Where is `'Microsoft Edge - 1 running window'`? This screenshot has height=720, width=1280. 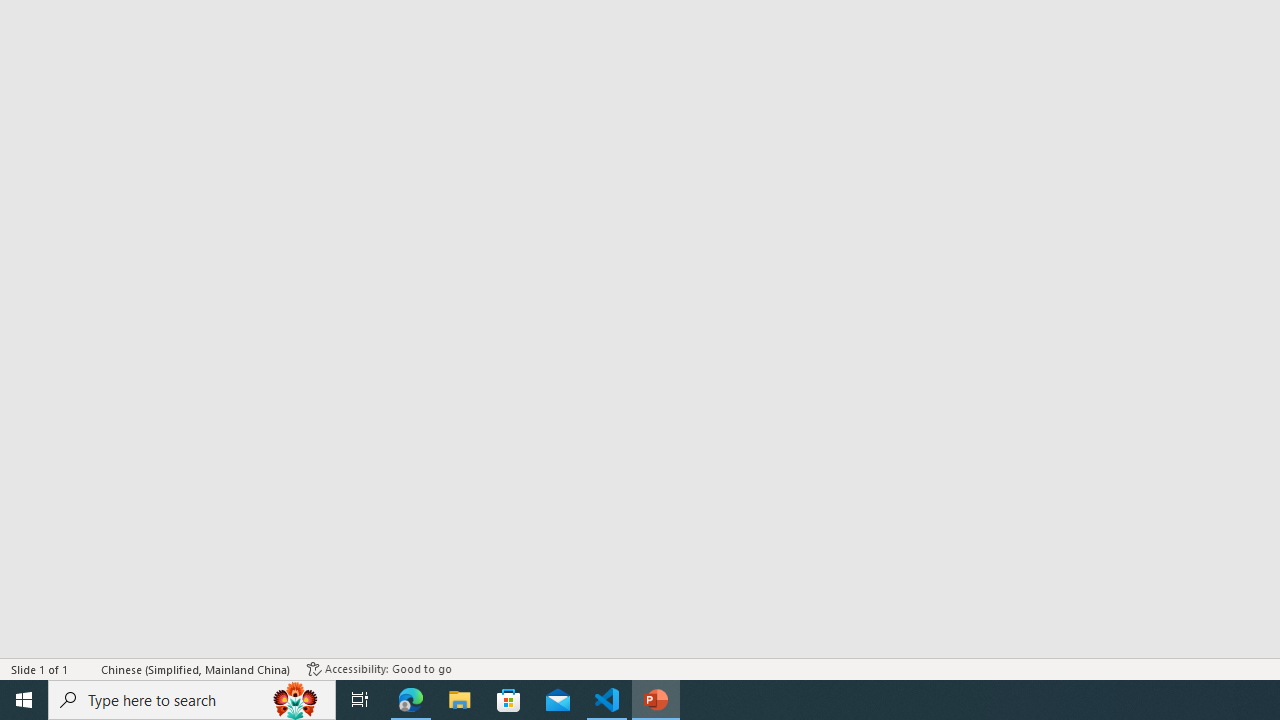
'Microsoft Edge - 1 running window' is located at coordinates (410, 698).